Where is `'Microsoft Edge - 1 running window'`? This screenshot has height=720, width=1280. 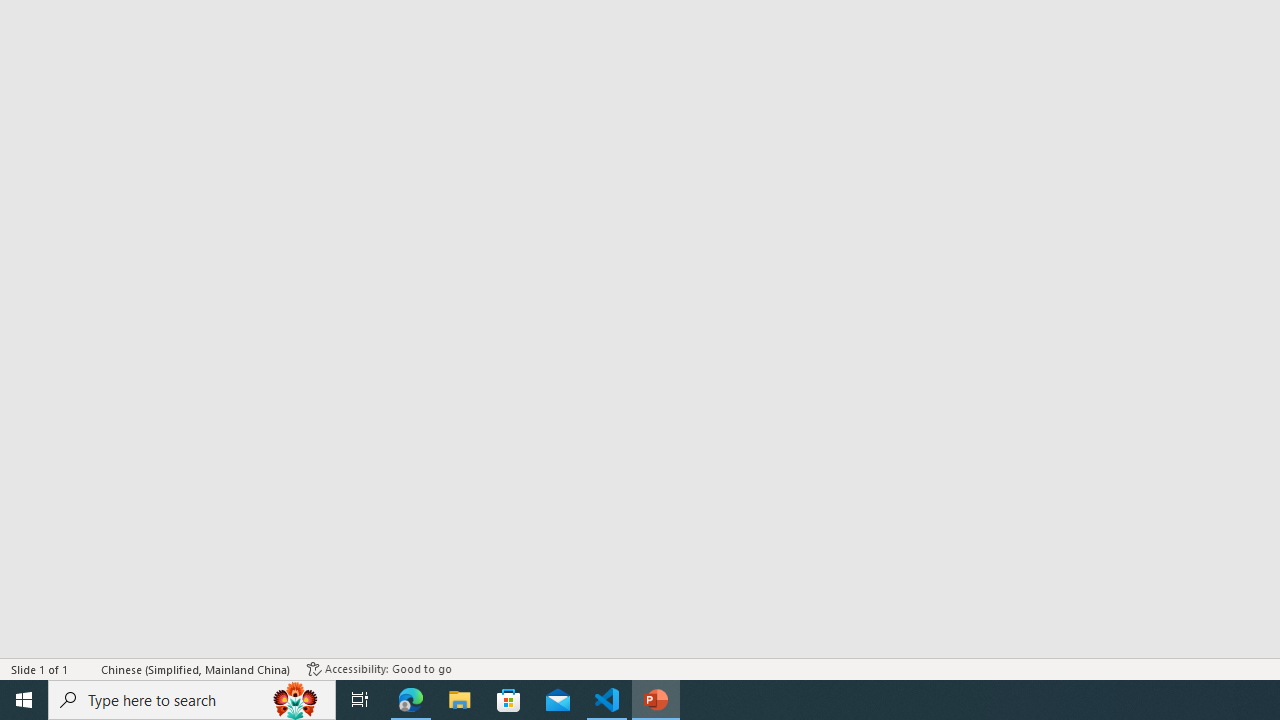
'Microsoft Edge - 1 running window' is located at coordinates (410, 698).